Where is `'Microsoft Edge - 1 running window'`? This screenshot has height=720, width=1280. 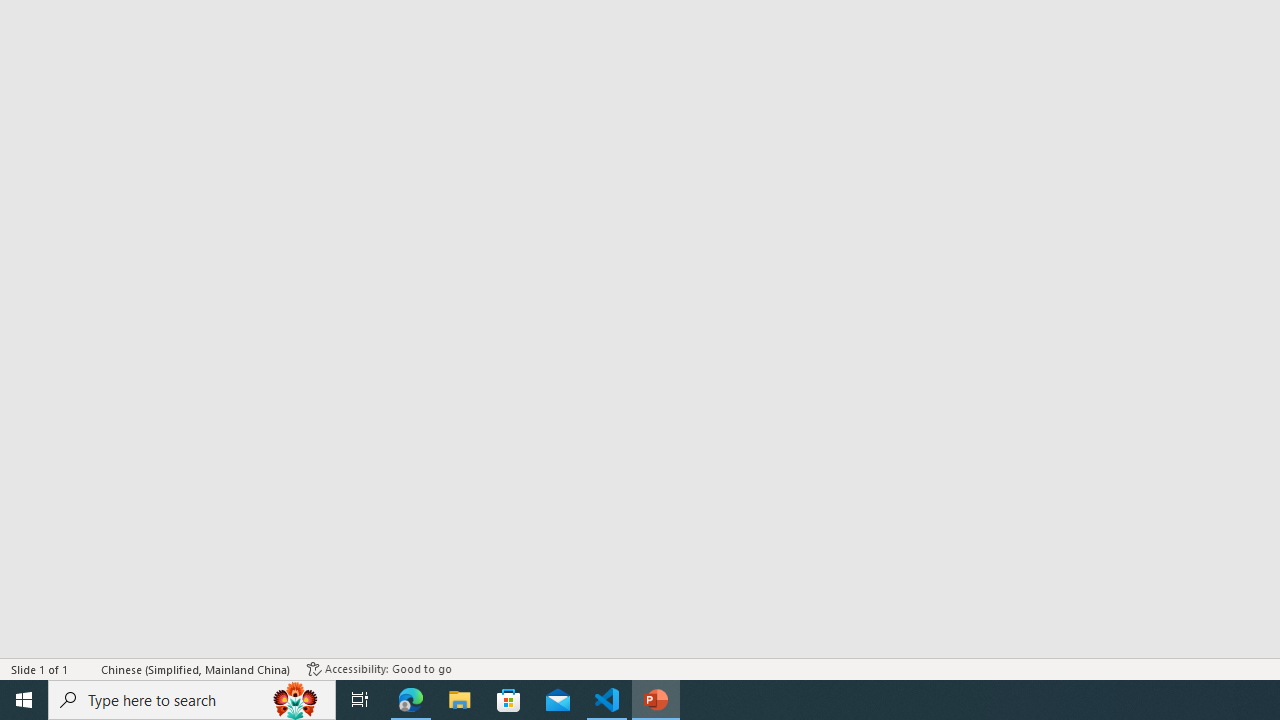
'Microsoft Edge - 1 running window' is located at coordinates (410, 698).